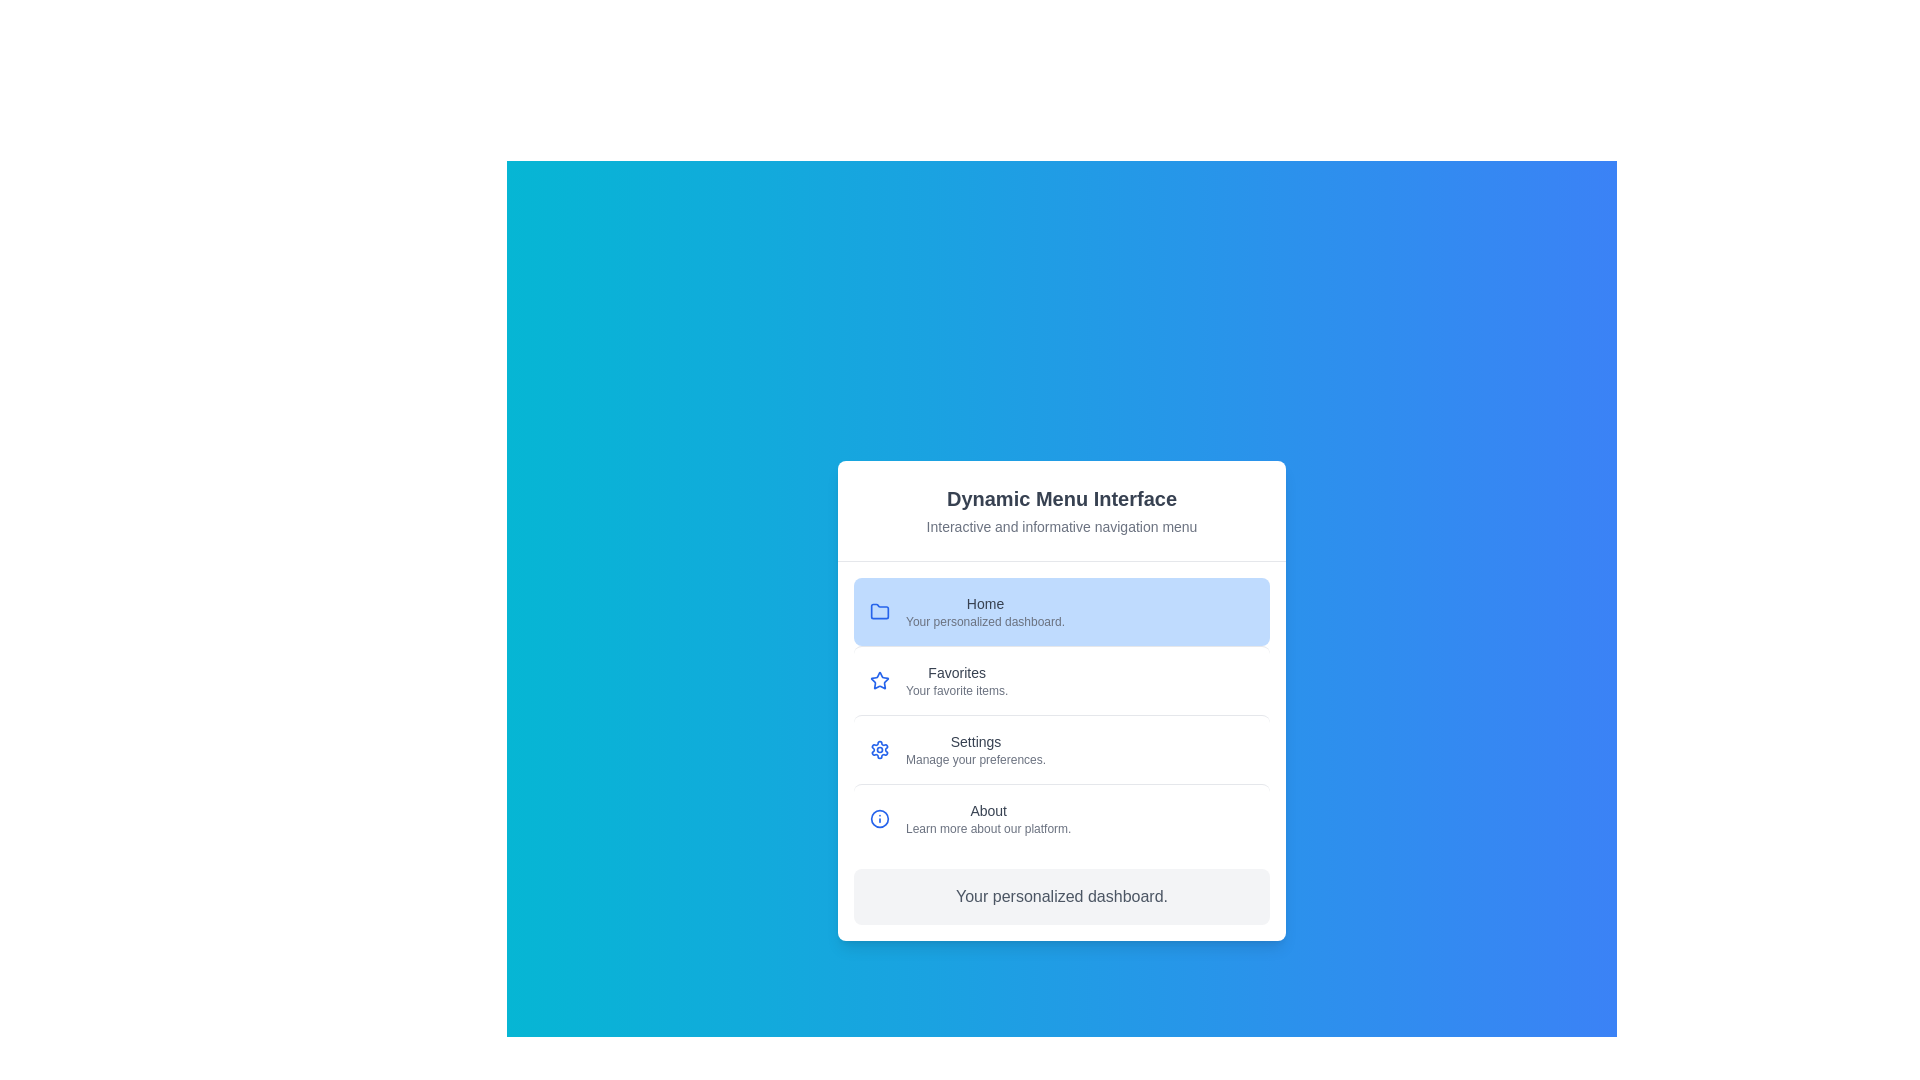 The image size is (1920, 1080). I want to click on the menu item labeled Home, so click(1060, 611).